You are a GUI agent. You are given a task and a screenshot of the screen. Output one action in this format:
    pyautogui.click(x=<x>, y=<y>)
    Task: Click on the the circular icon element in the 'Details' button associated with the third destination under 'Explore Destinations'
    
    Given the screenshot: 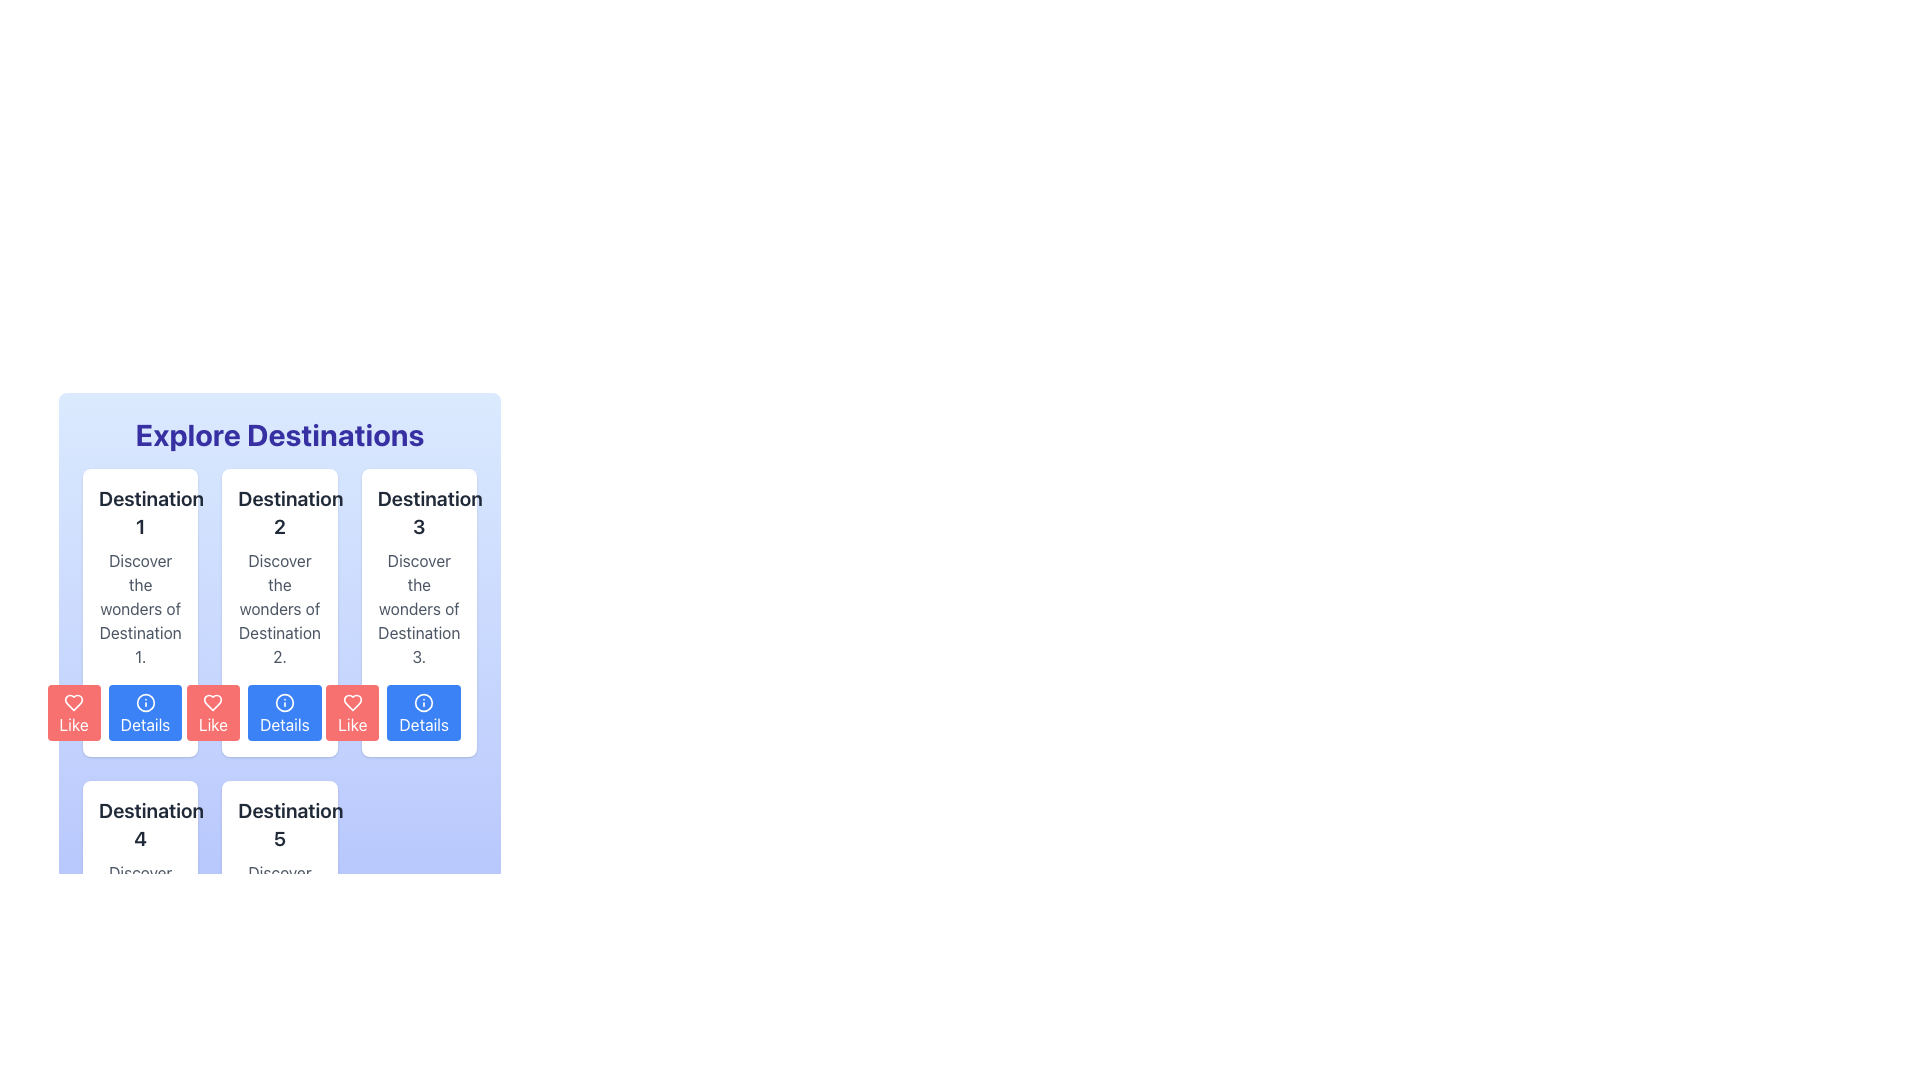 What is the action you would take?
    pyautogui.click(x=423, y=701)
    